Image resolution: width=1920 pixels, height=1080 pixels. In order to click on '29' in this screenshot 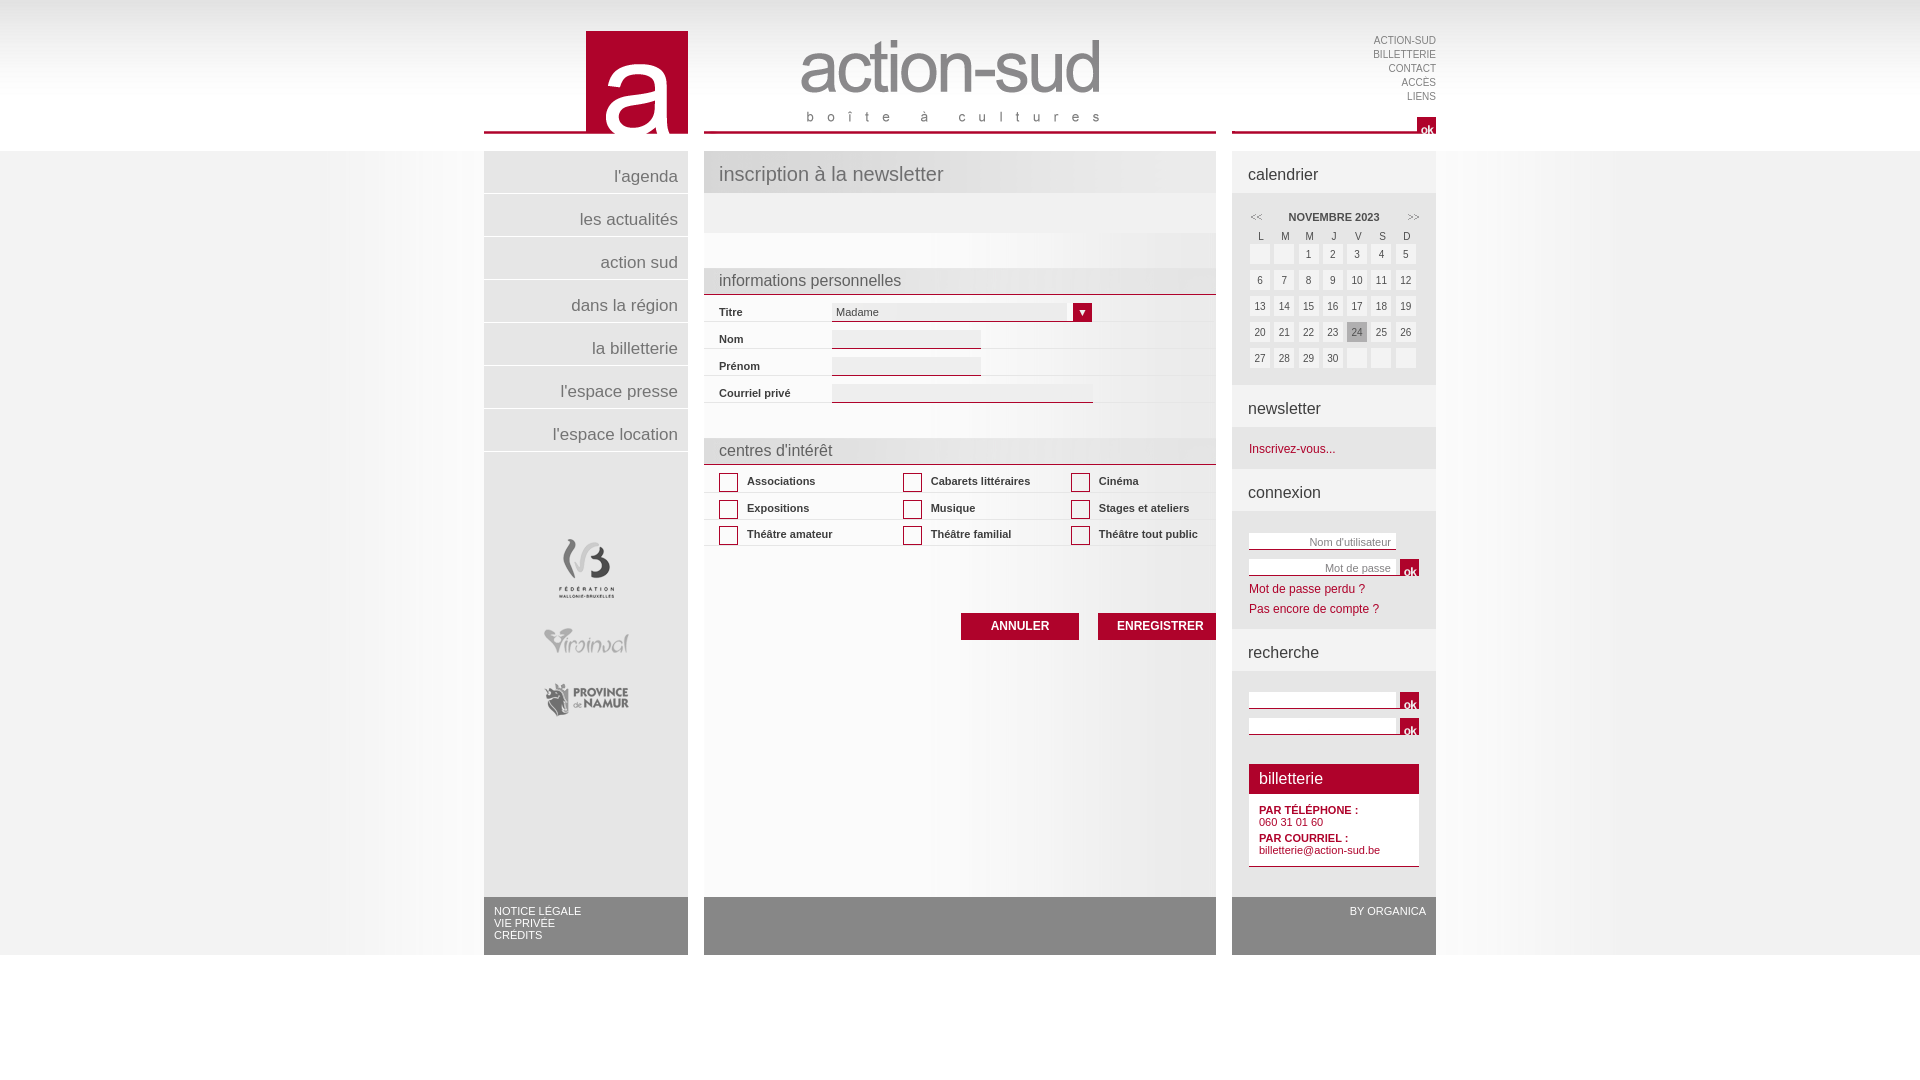, I will do `click(1309, 357)`.